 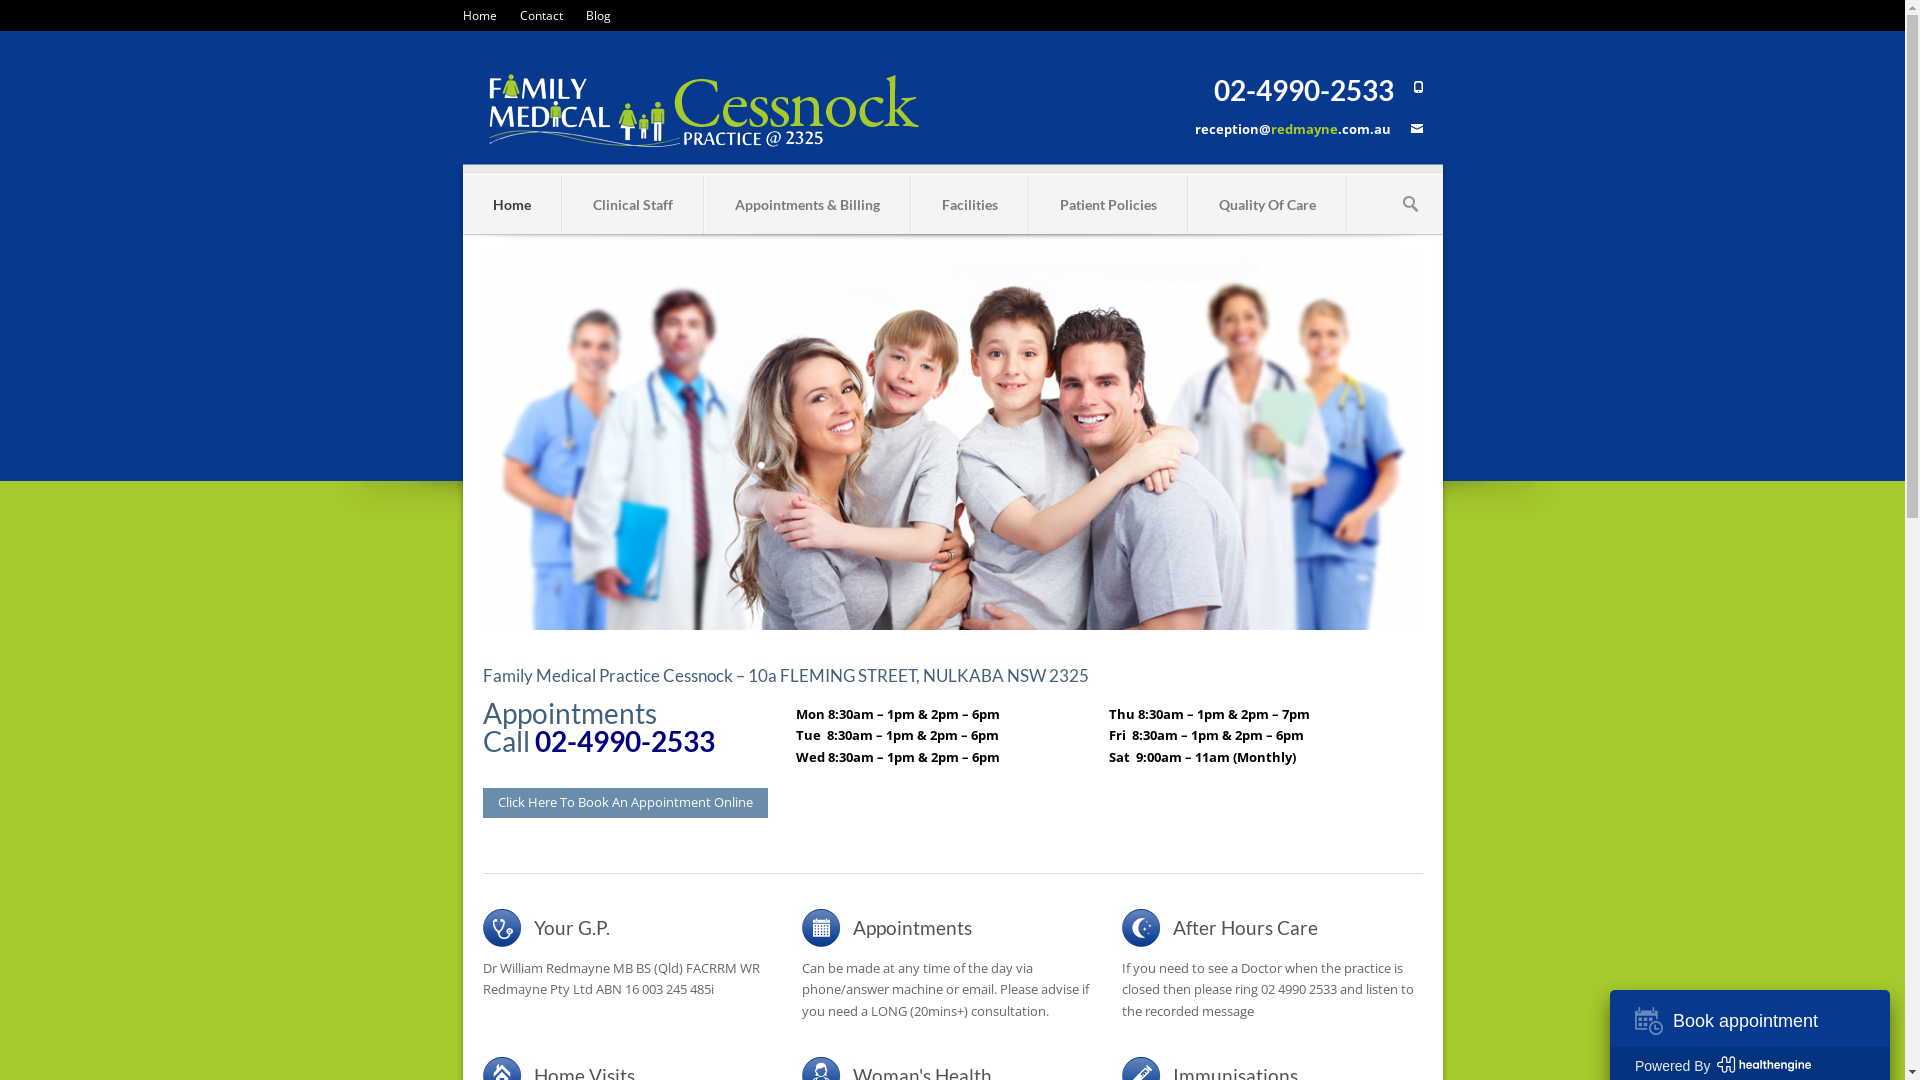 I want to click on 'Clinical Staff', so click(x=631, y=204).